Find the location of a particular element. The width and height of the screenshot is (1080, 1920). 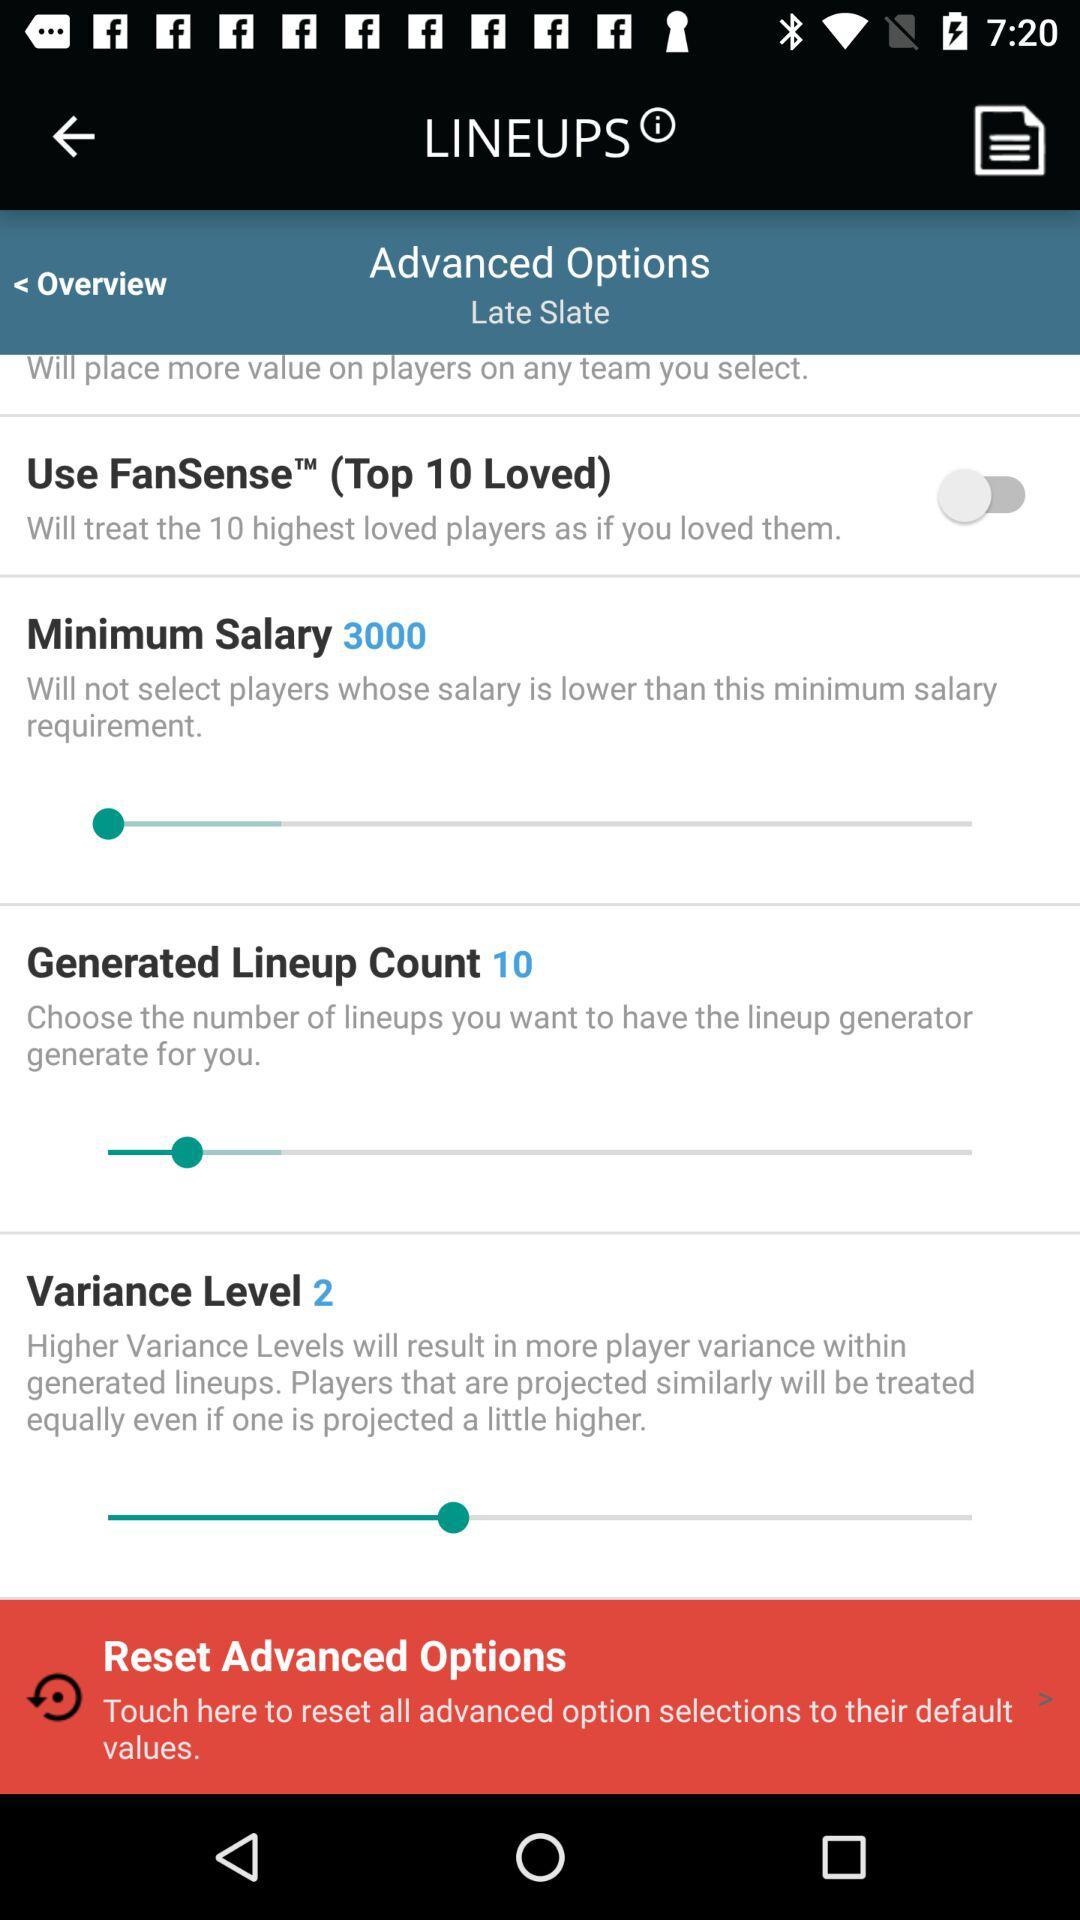

fansense option is located at coordinates (991, 495).